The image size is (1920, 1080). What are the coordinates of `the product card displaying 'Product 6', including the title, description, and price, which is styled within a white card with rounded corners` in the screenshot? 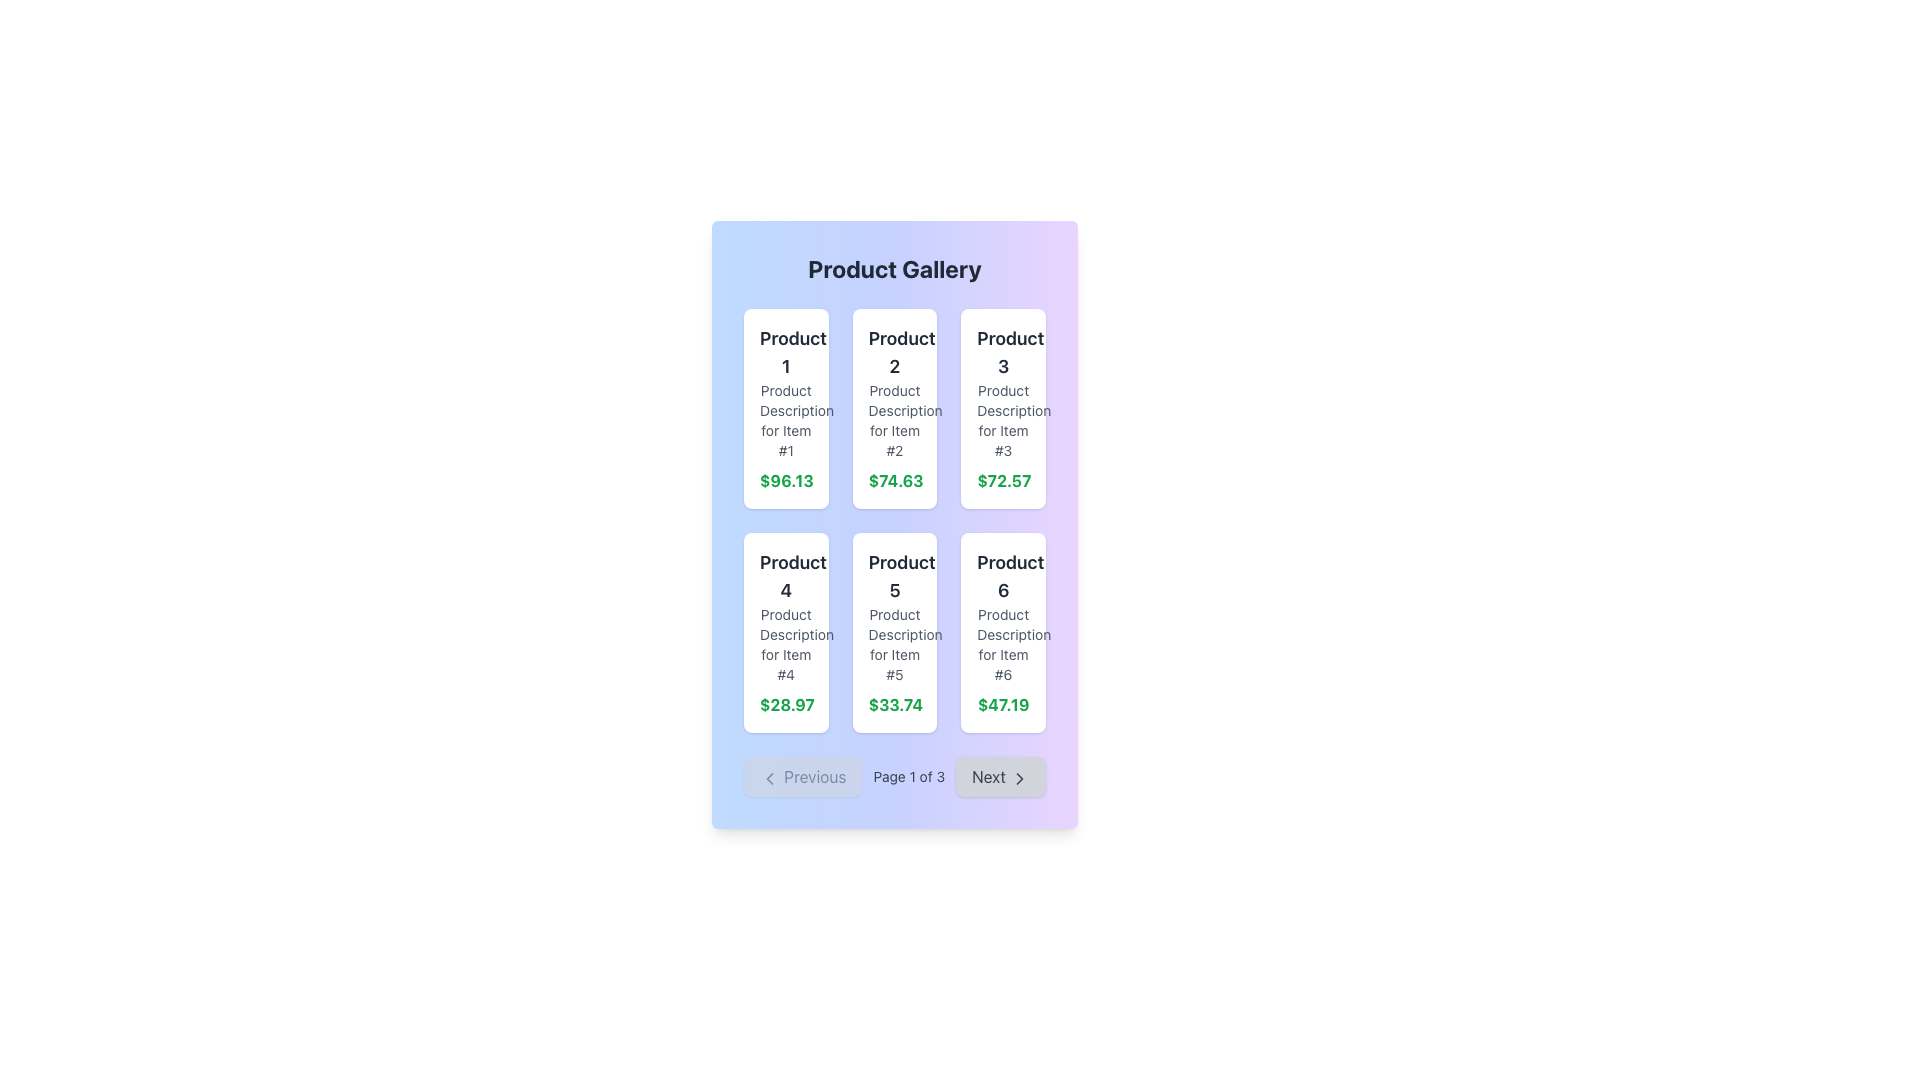 It's located at (1003, 632).